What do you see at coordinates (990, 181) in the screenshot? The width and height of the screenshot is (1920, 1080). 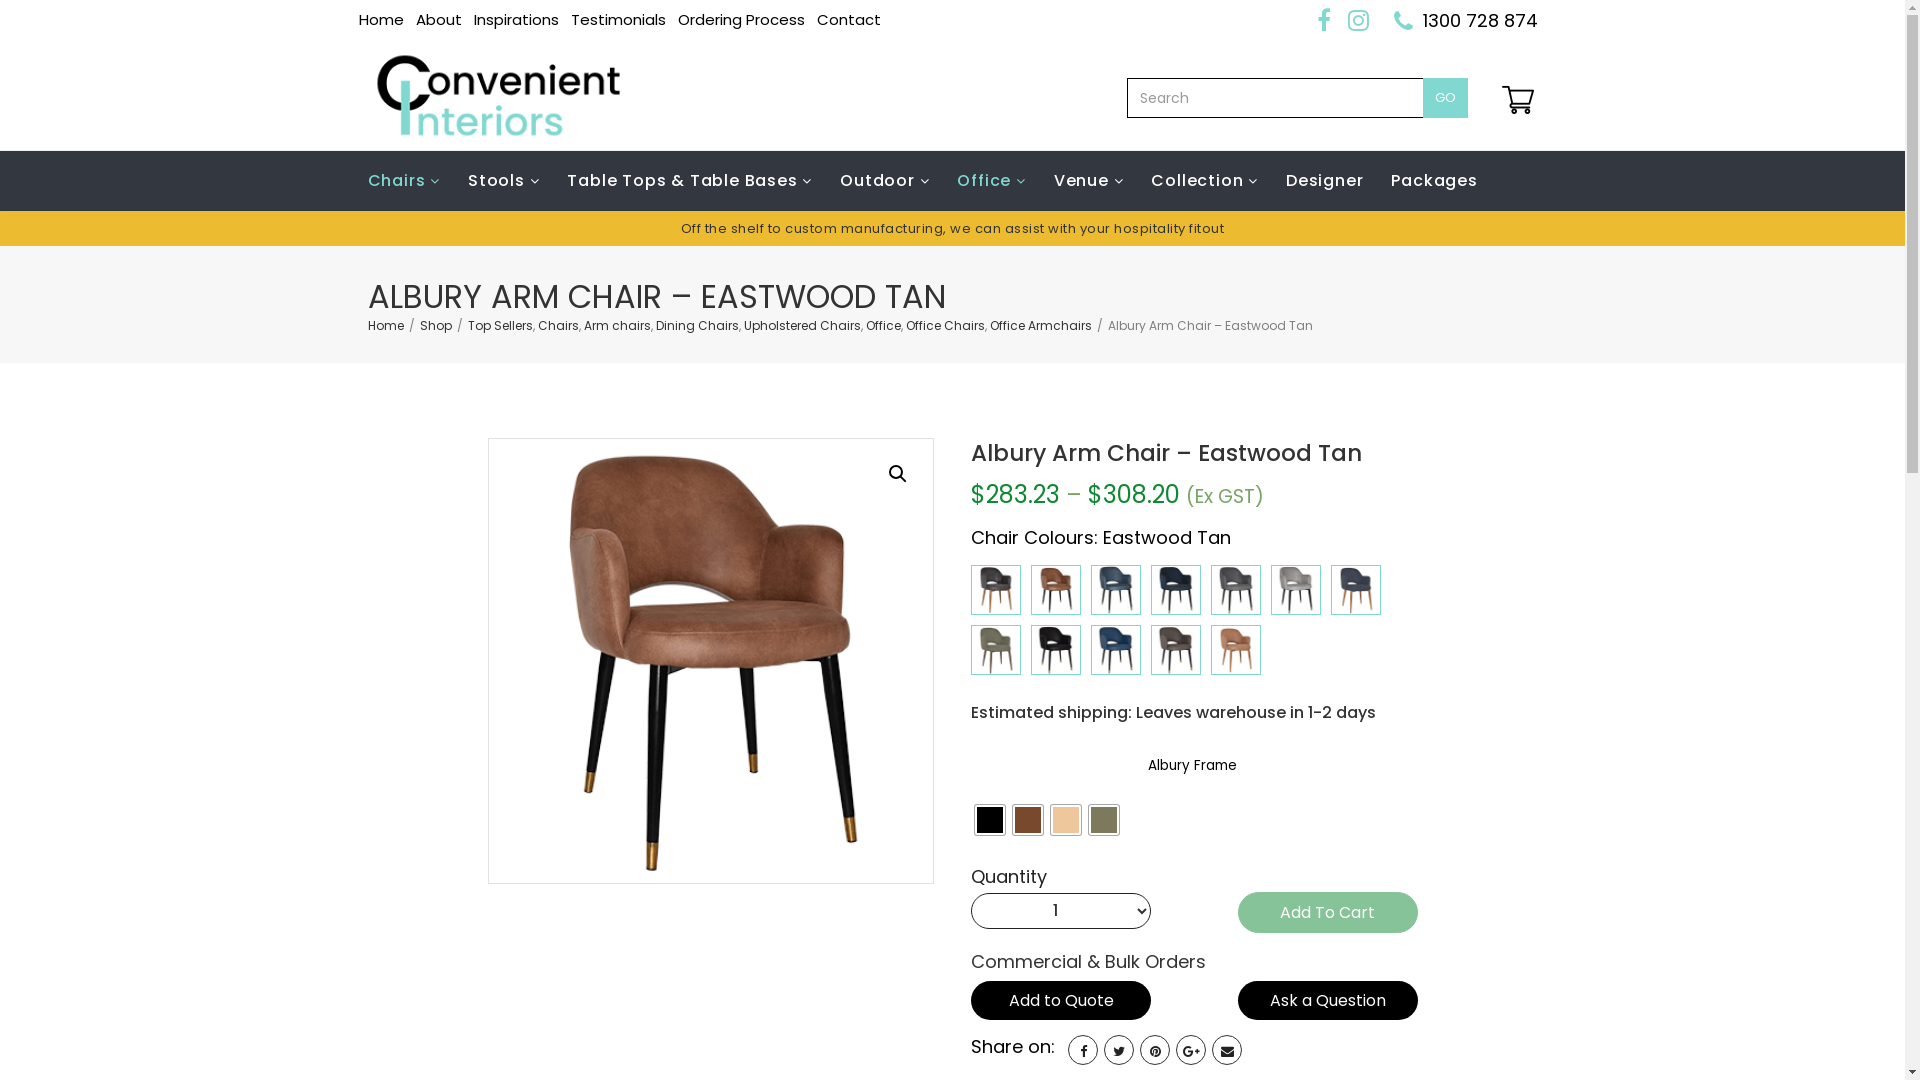 I see `'Office'` at bounding box center [990, 181].